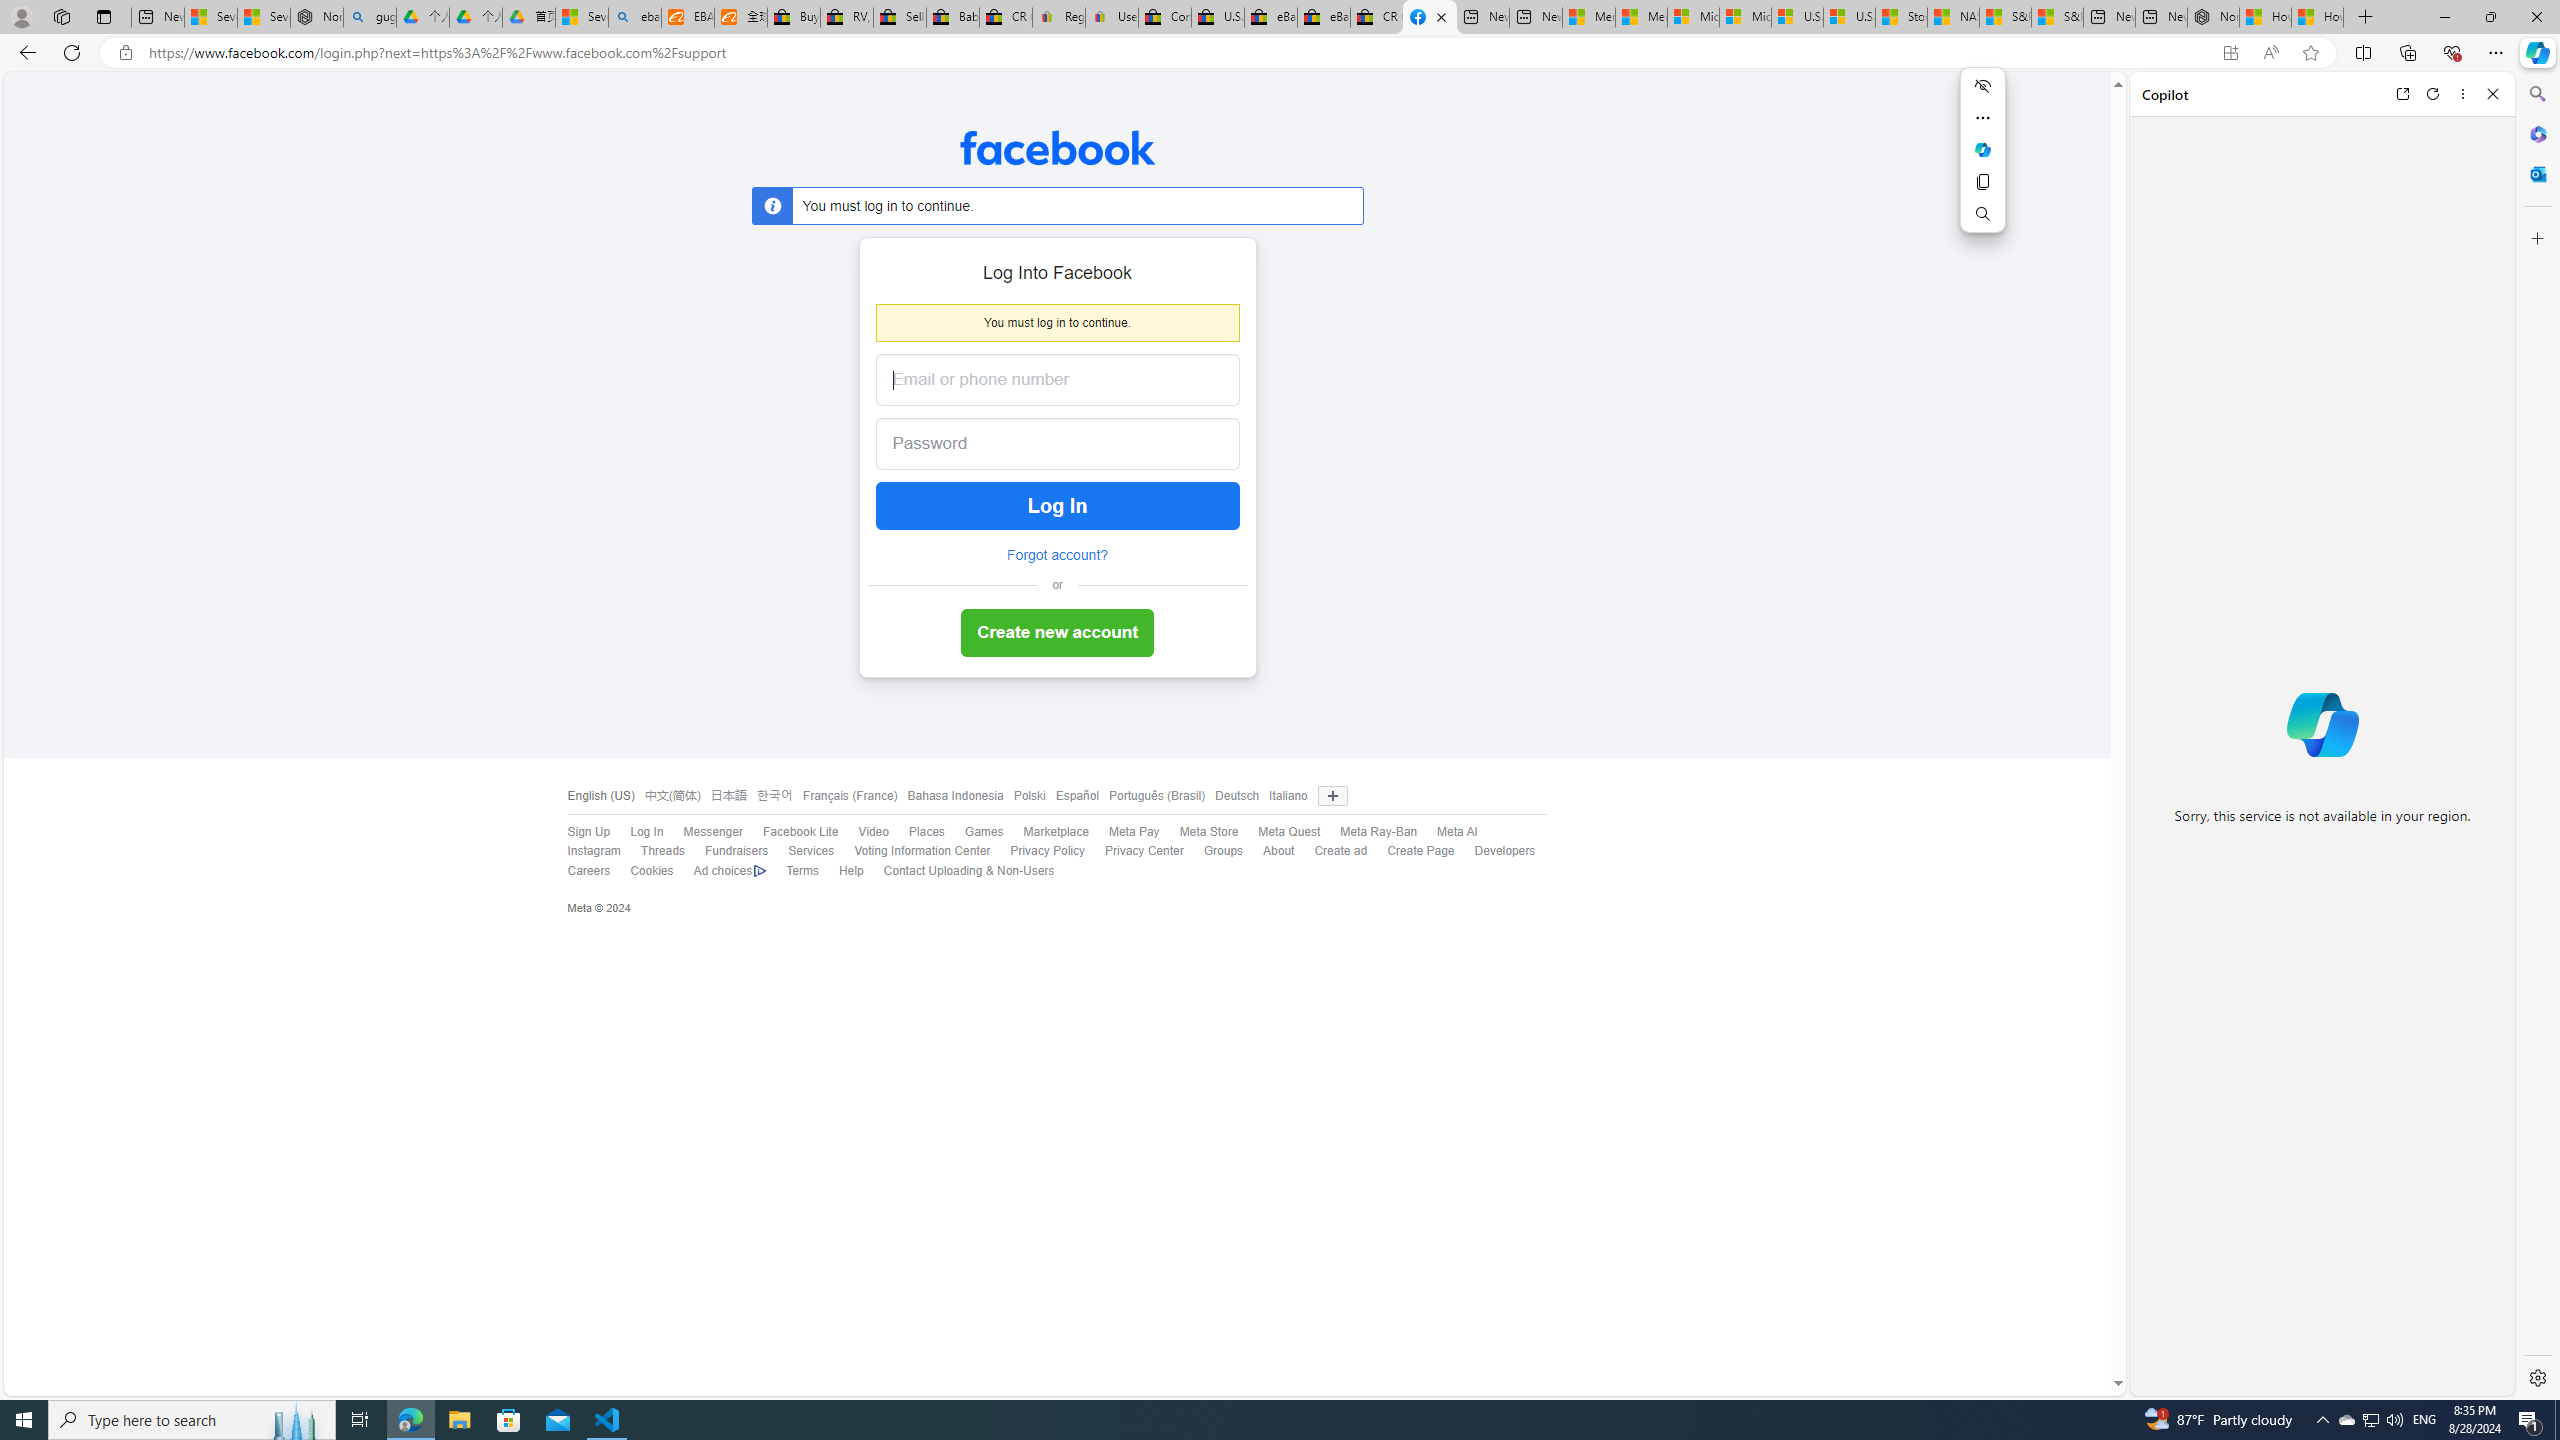 Image resolution: width=2560 pixels, height=1440 pixels. I want to click on 'Side bar', so click(2537, 735).